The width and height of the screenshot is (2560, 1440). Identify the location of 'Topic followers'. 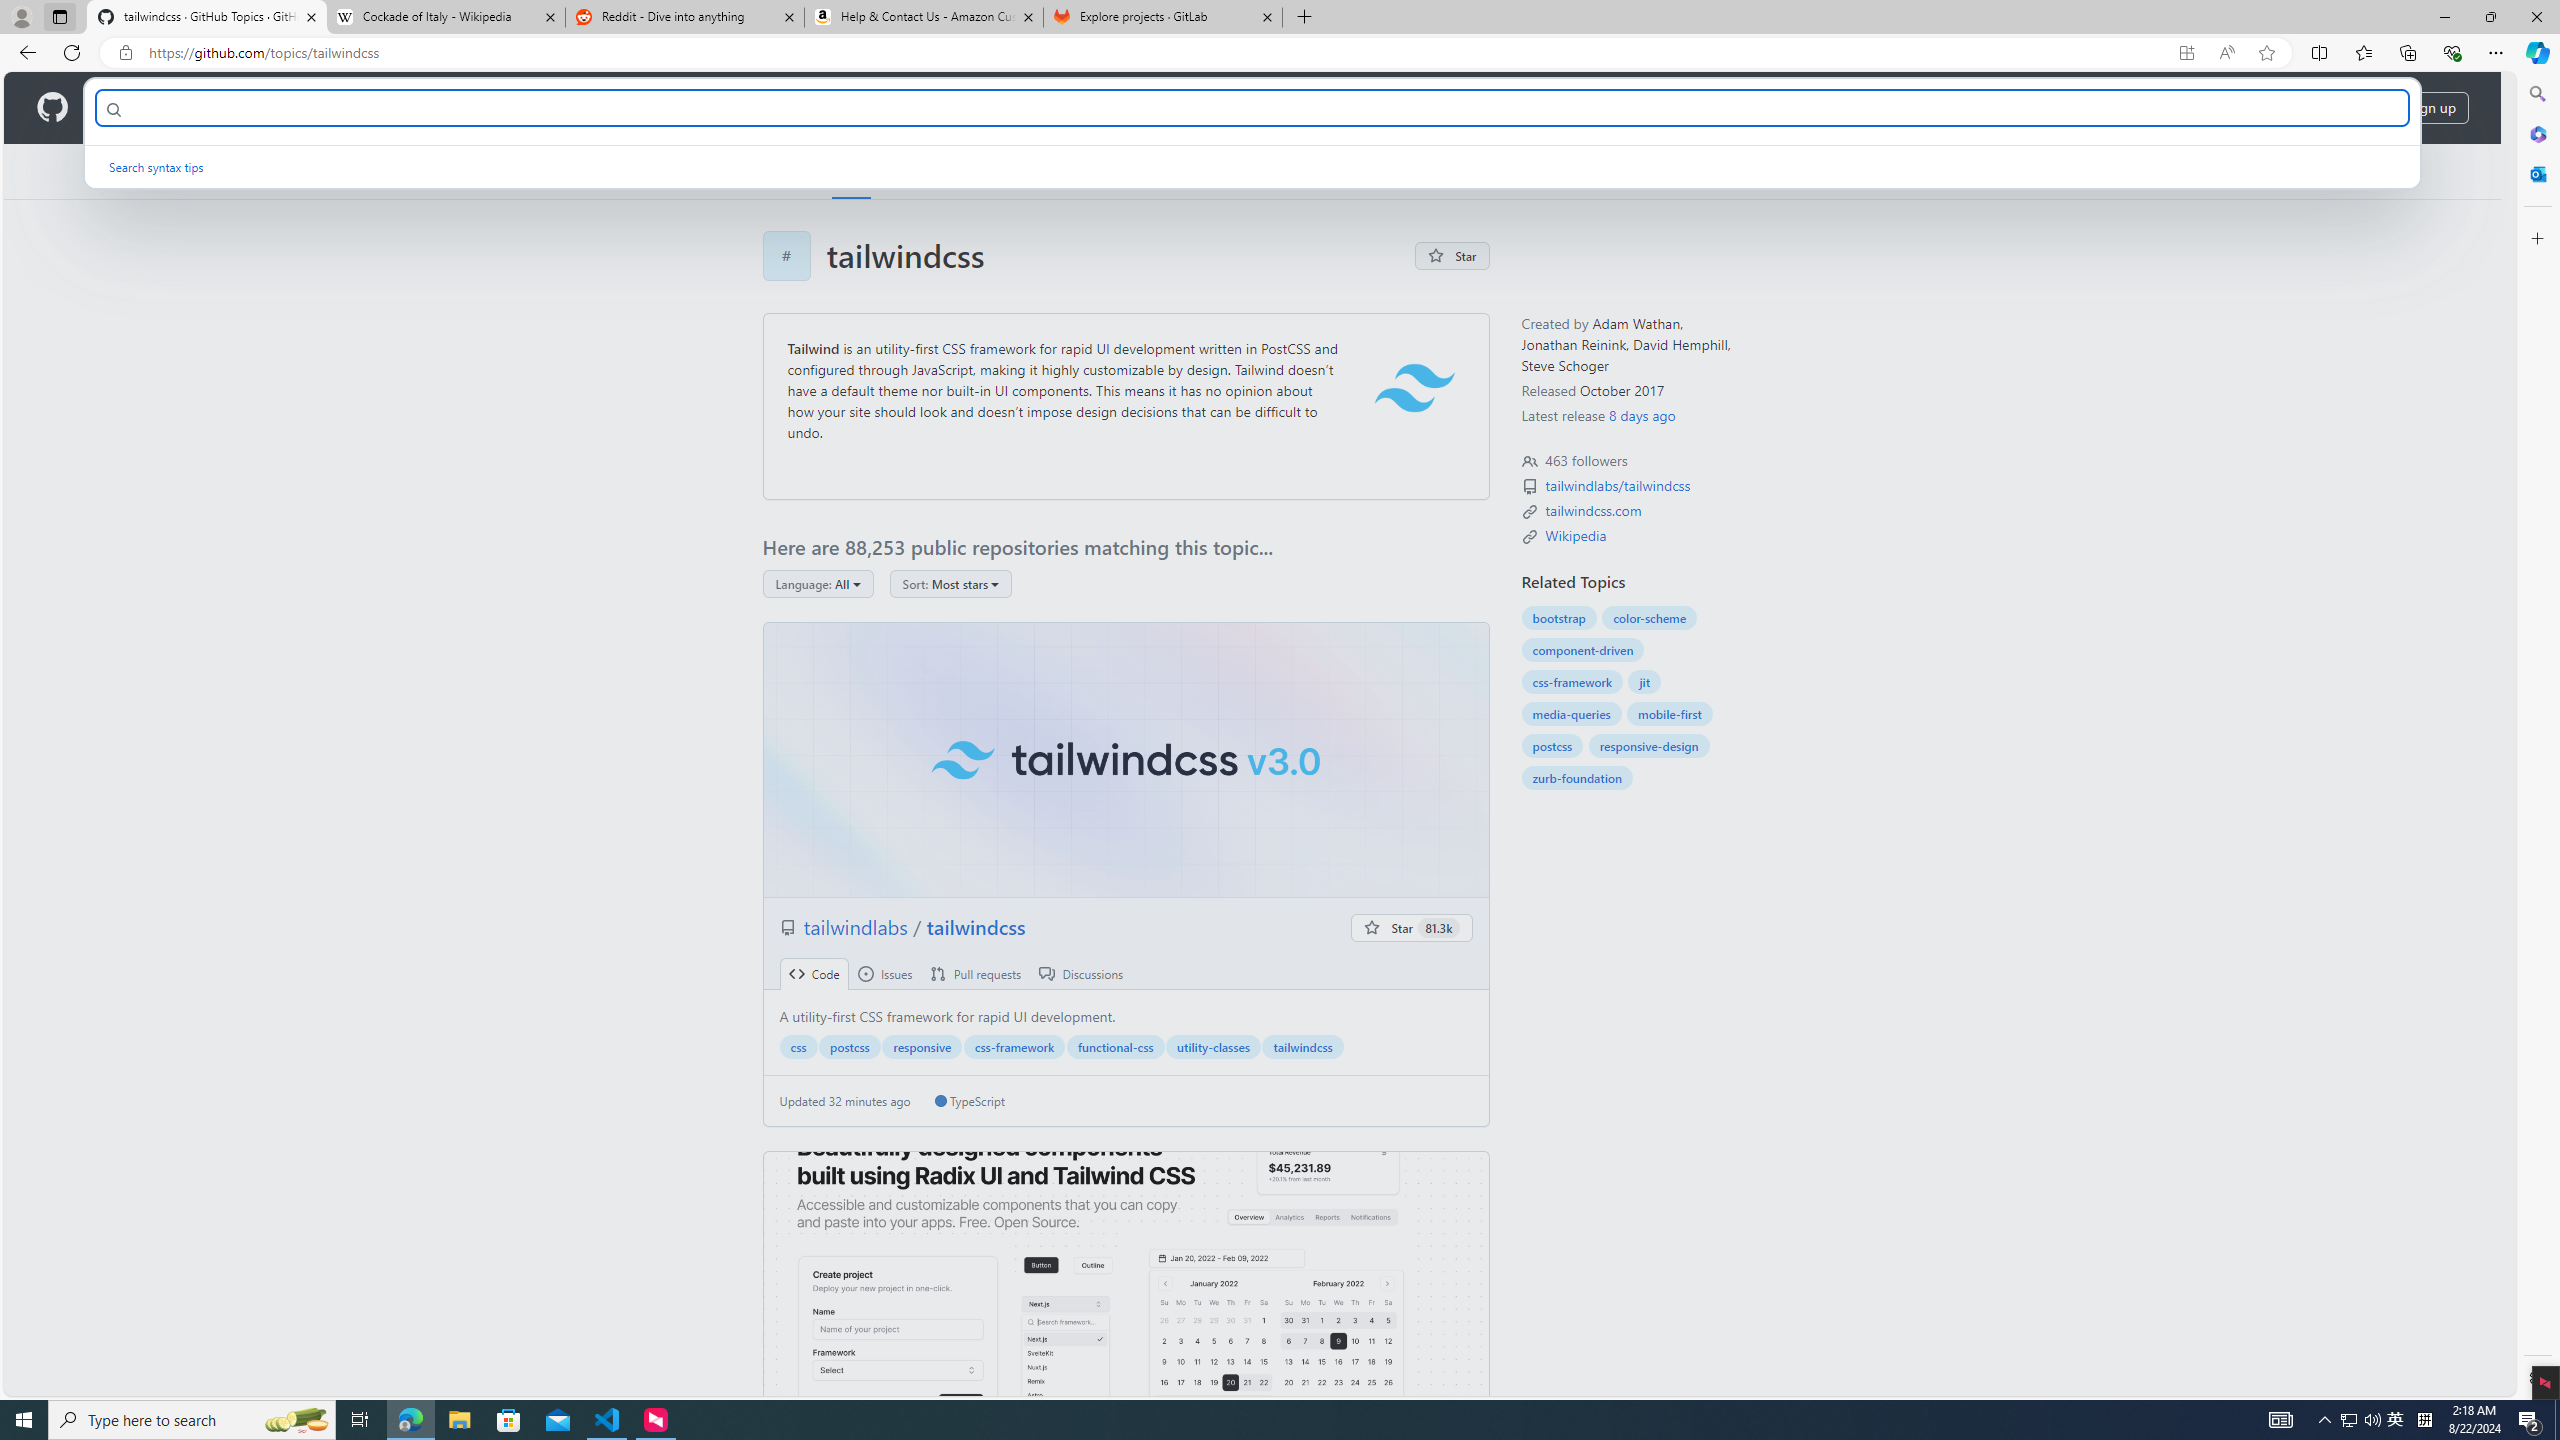
(1528, 460).